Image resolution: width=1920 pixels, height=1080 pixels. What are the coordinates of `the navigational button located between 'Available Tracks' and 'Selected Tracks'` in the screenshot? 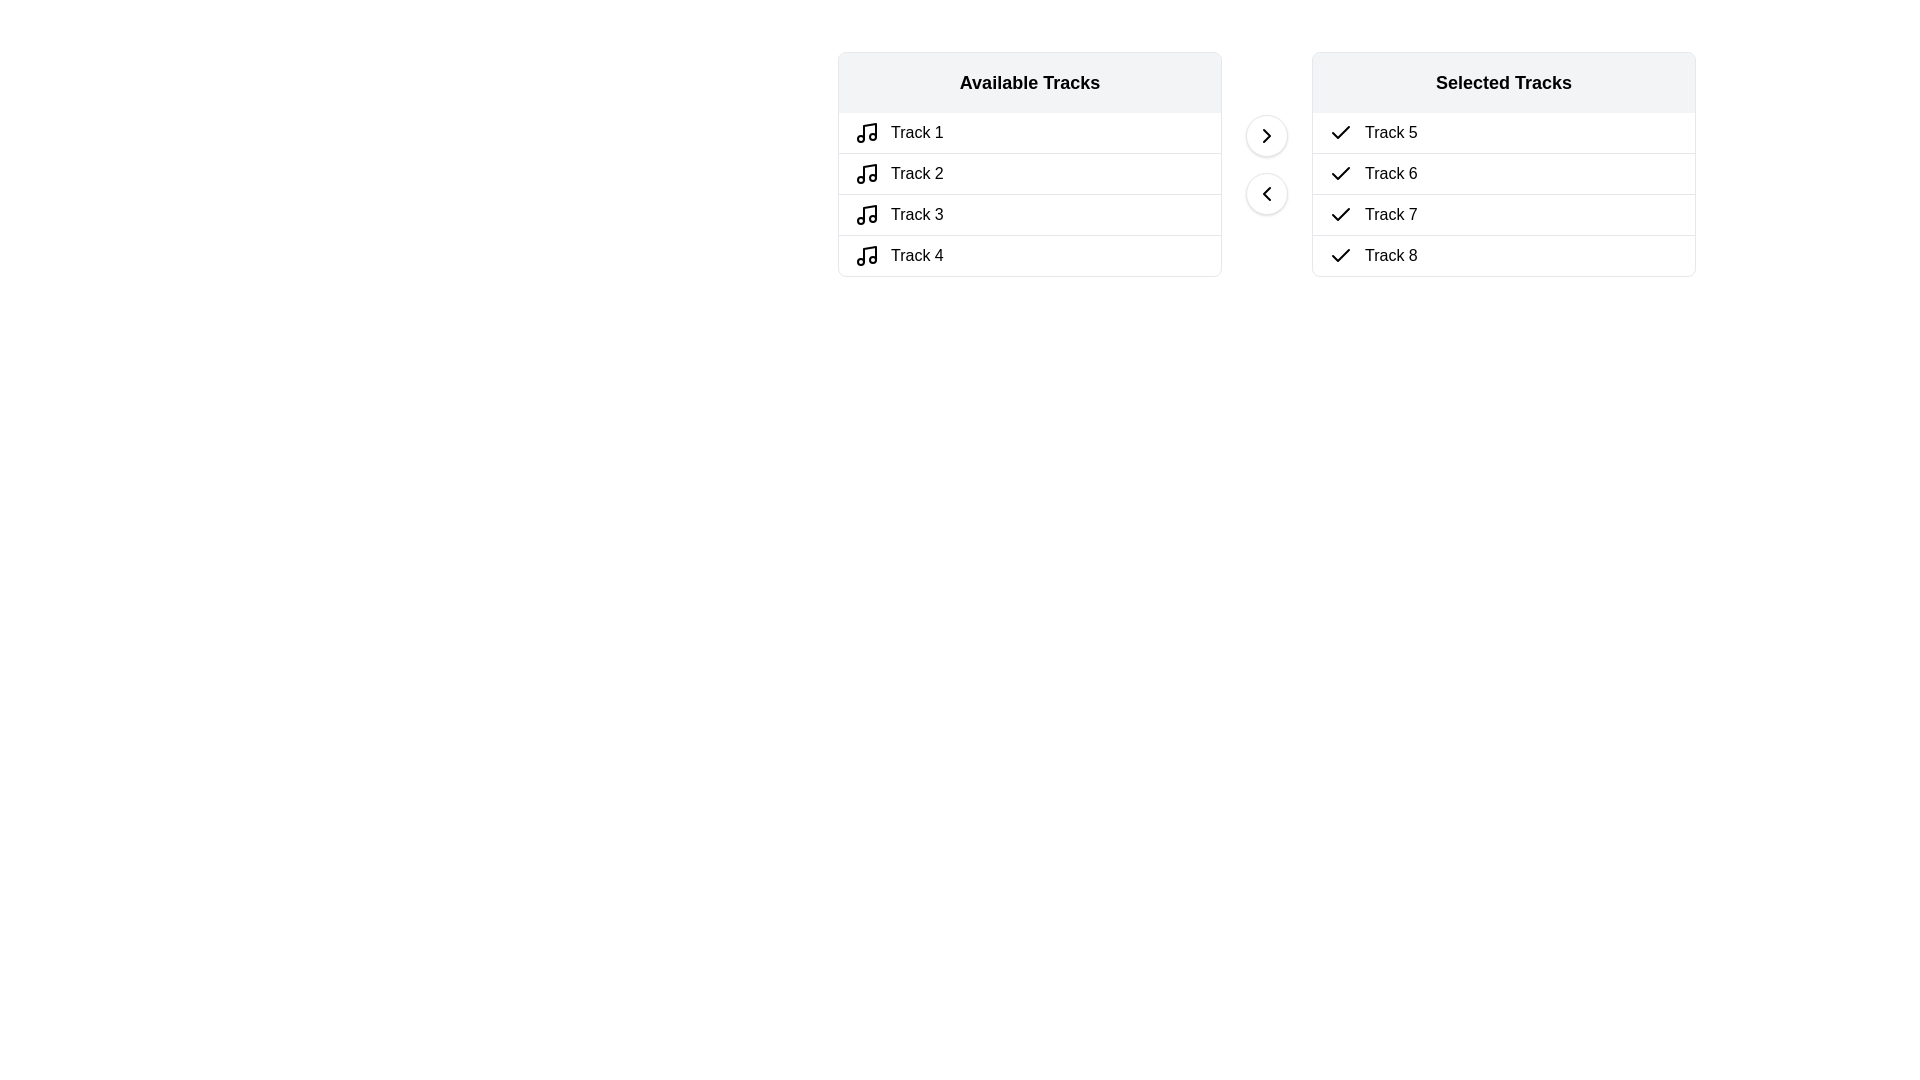 It's located at (1266, 193).